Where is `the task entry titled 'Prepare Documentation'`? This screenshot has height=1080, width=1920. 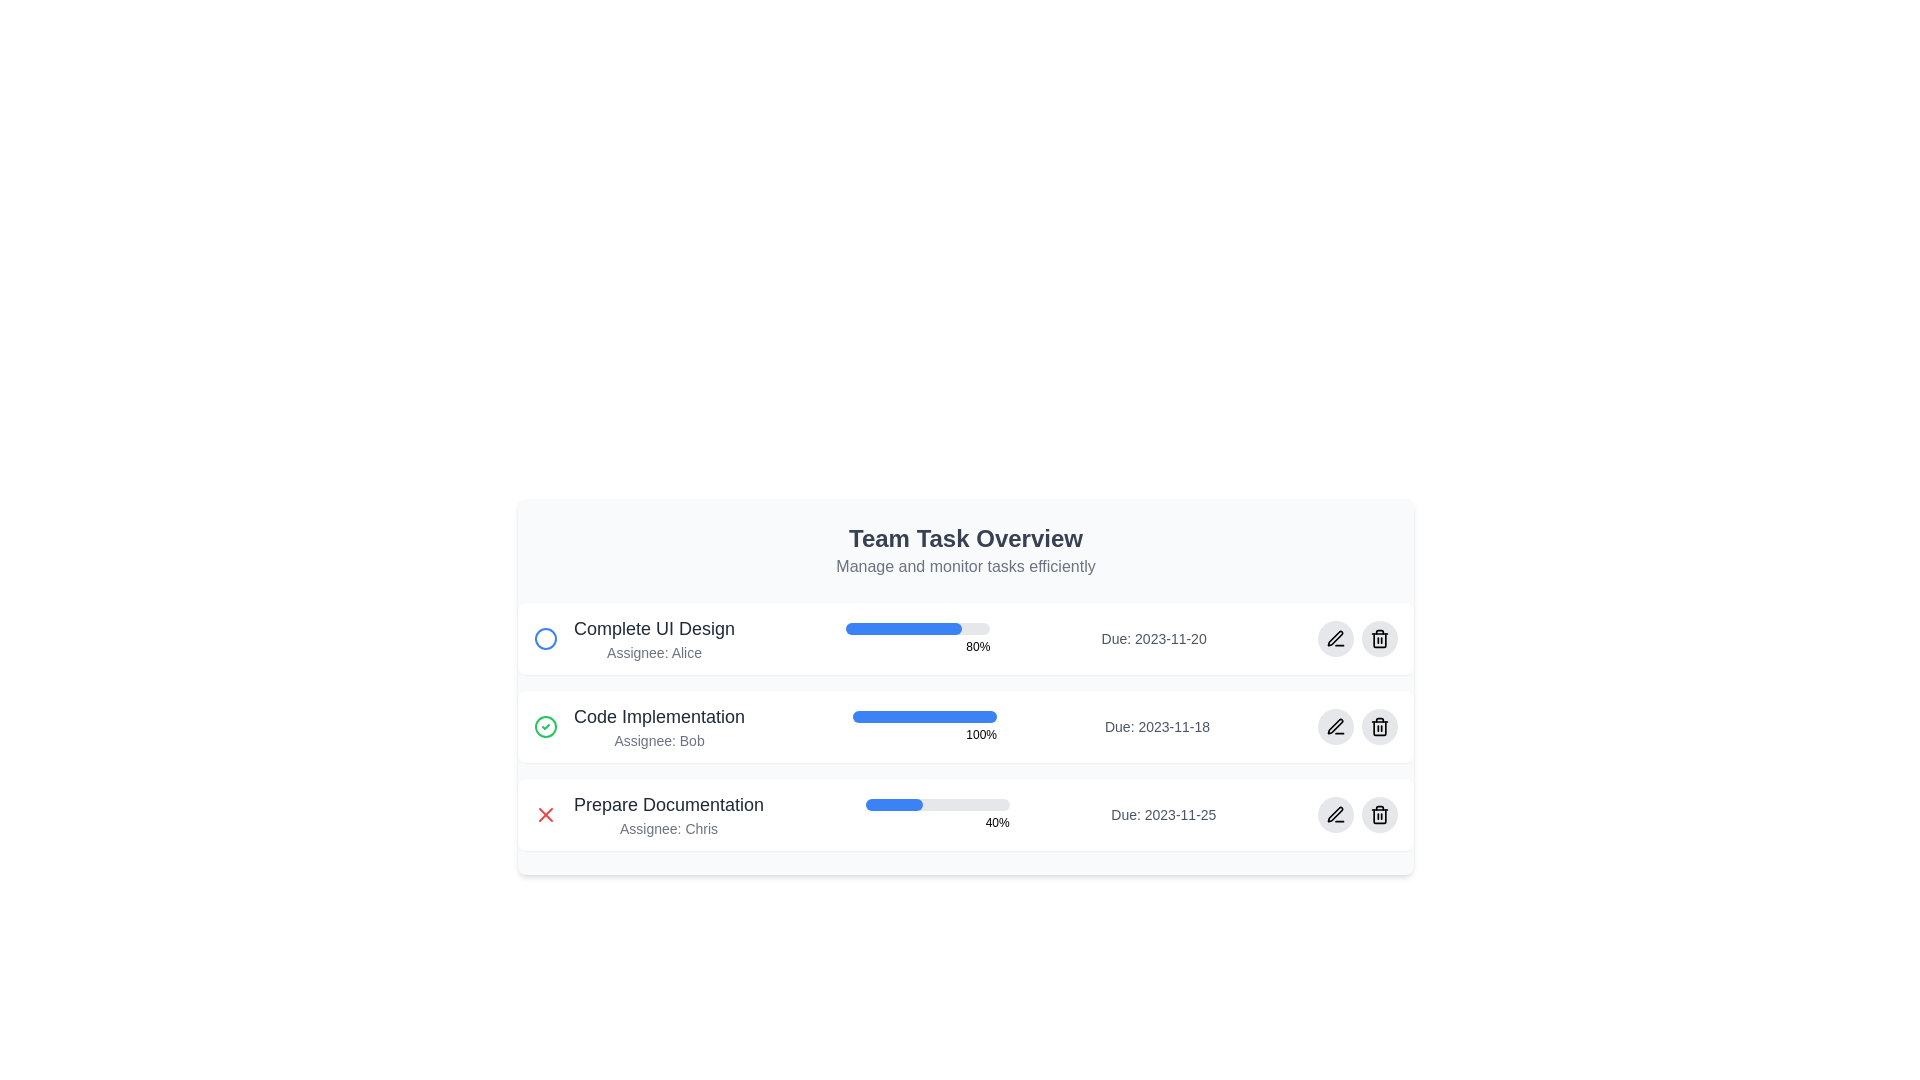 the task entry titled 'Prepare Documentation' is located at coordinates (965, 814).